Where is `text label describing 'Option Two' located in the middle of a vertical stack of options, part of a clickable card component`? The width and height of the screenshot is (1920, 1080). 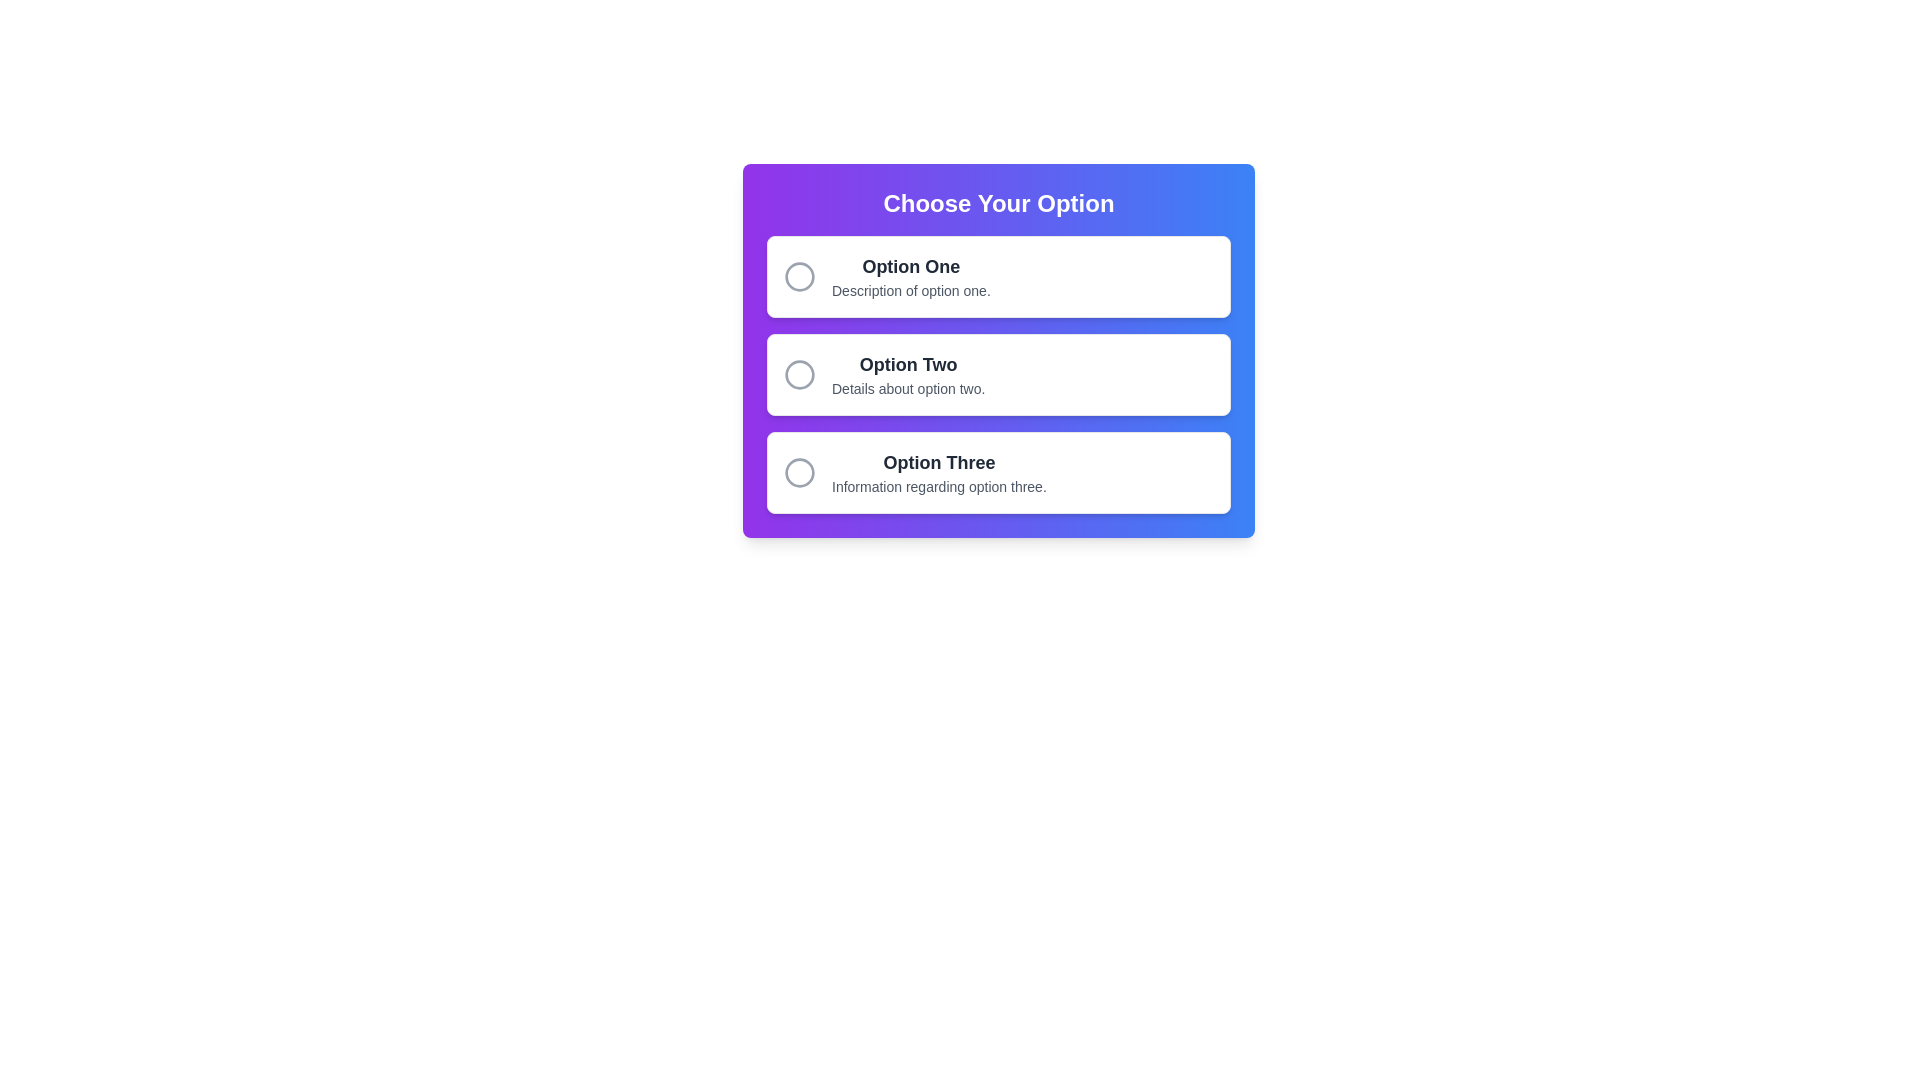 text label describing 'Option Two' located in the middle of a vertical stack of options, part of a clickable card component is located at coordinates (907, 374).